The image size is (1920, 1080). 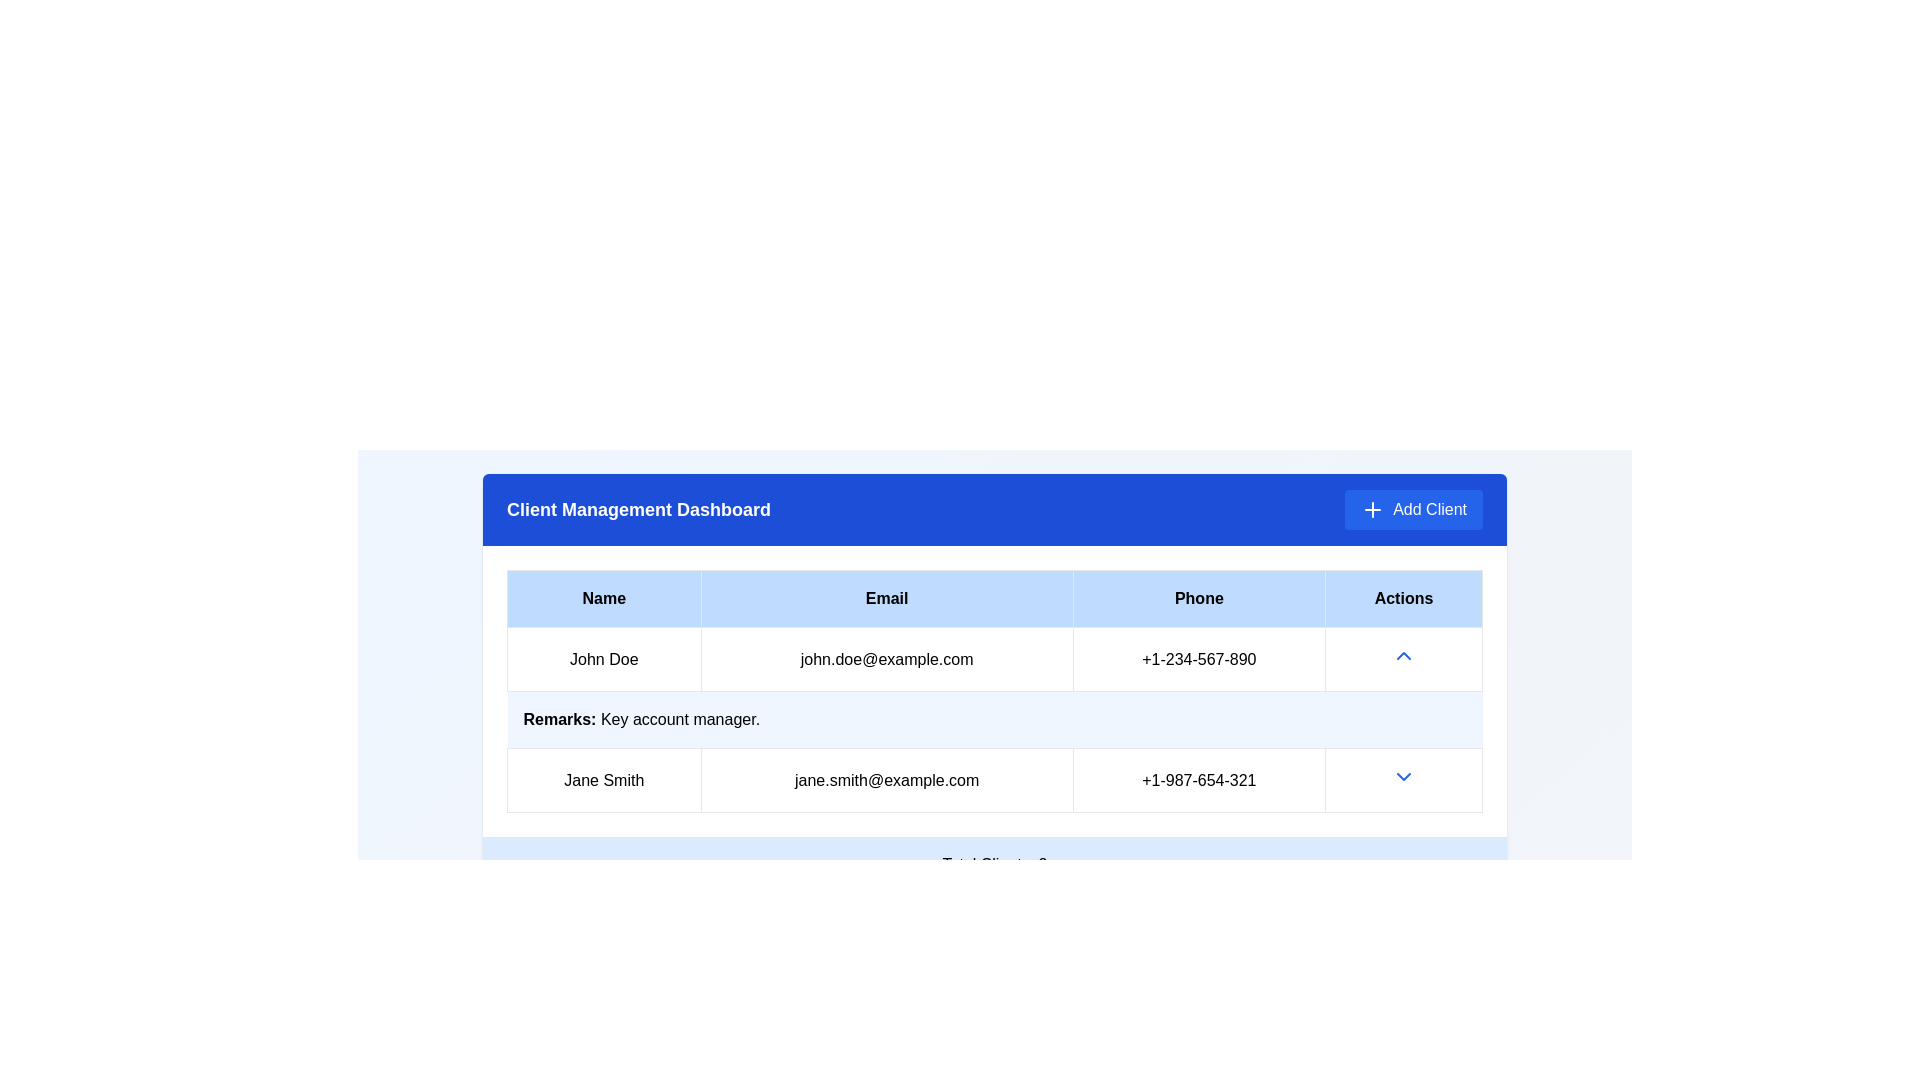 I want to click on the email address 'jane.smith@example.com' displayed in the 'Email' column of the 'Client Management Dashboard' table for further actions, so click(x=886, y=779).